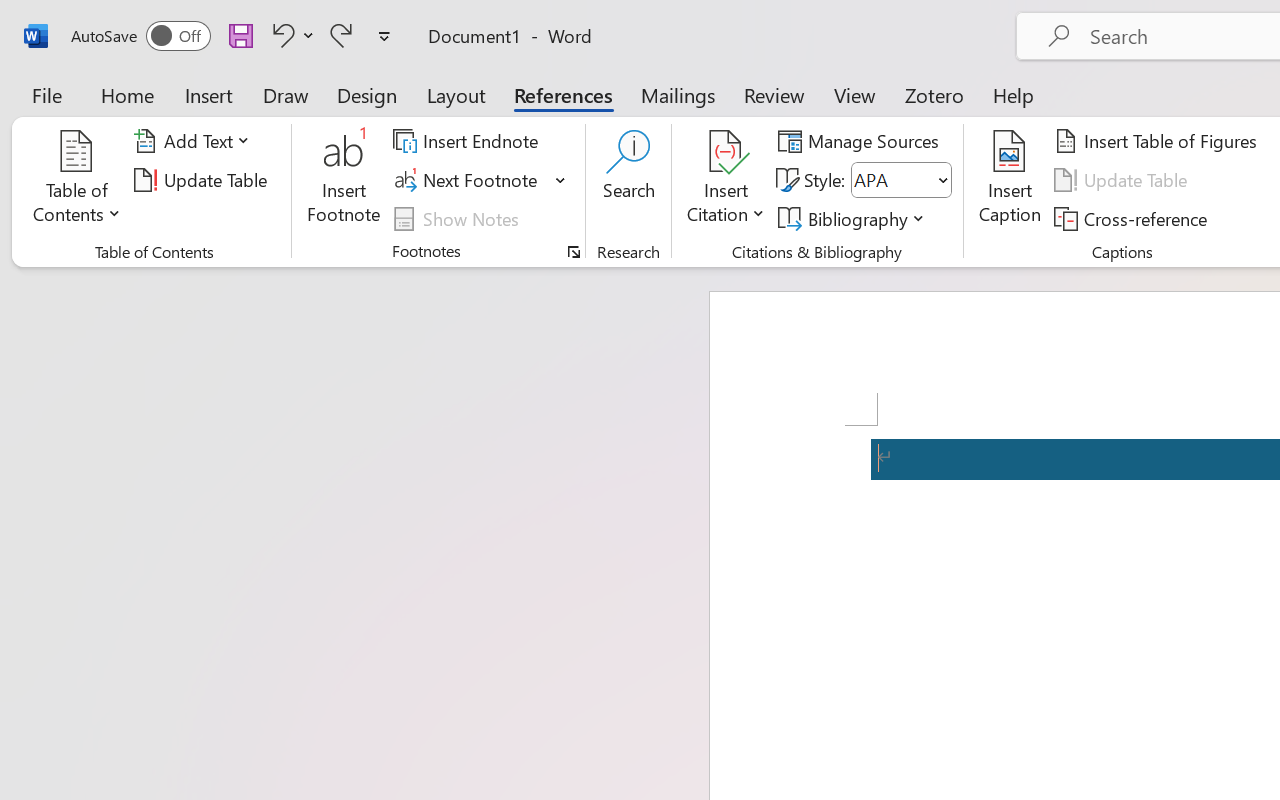  I want to click on 'Insert Table of Figures...', so click(1159, 141).